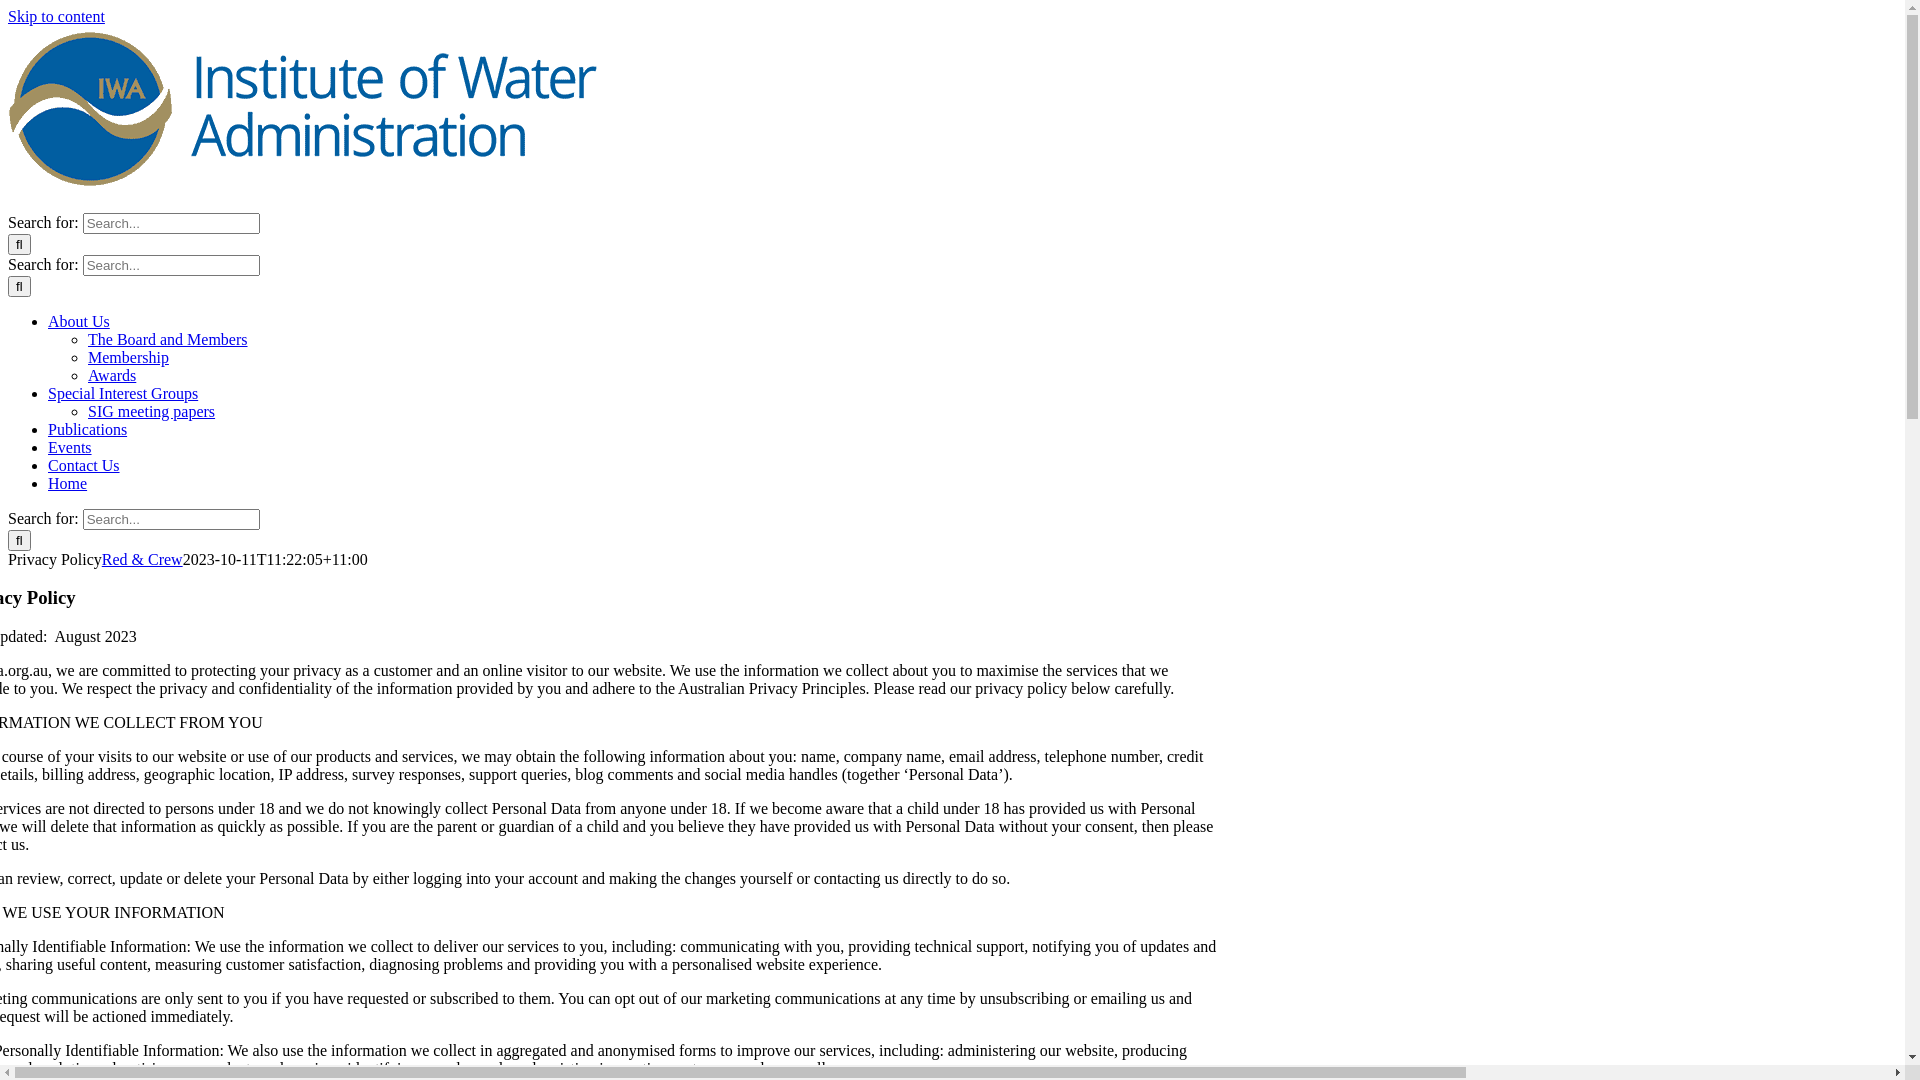  What do you see at coordinates (86, 356) in the screenshot?
I see `'Membership'` at bounding box center [86, 356].